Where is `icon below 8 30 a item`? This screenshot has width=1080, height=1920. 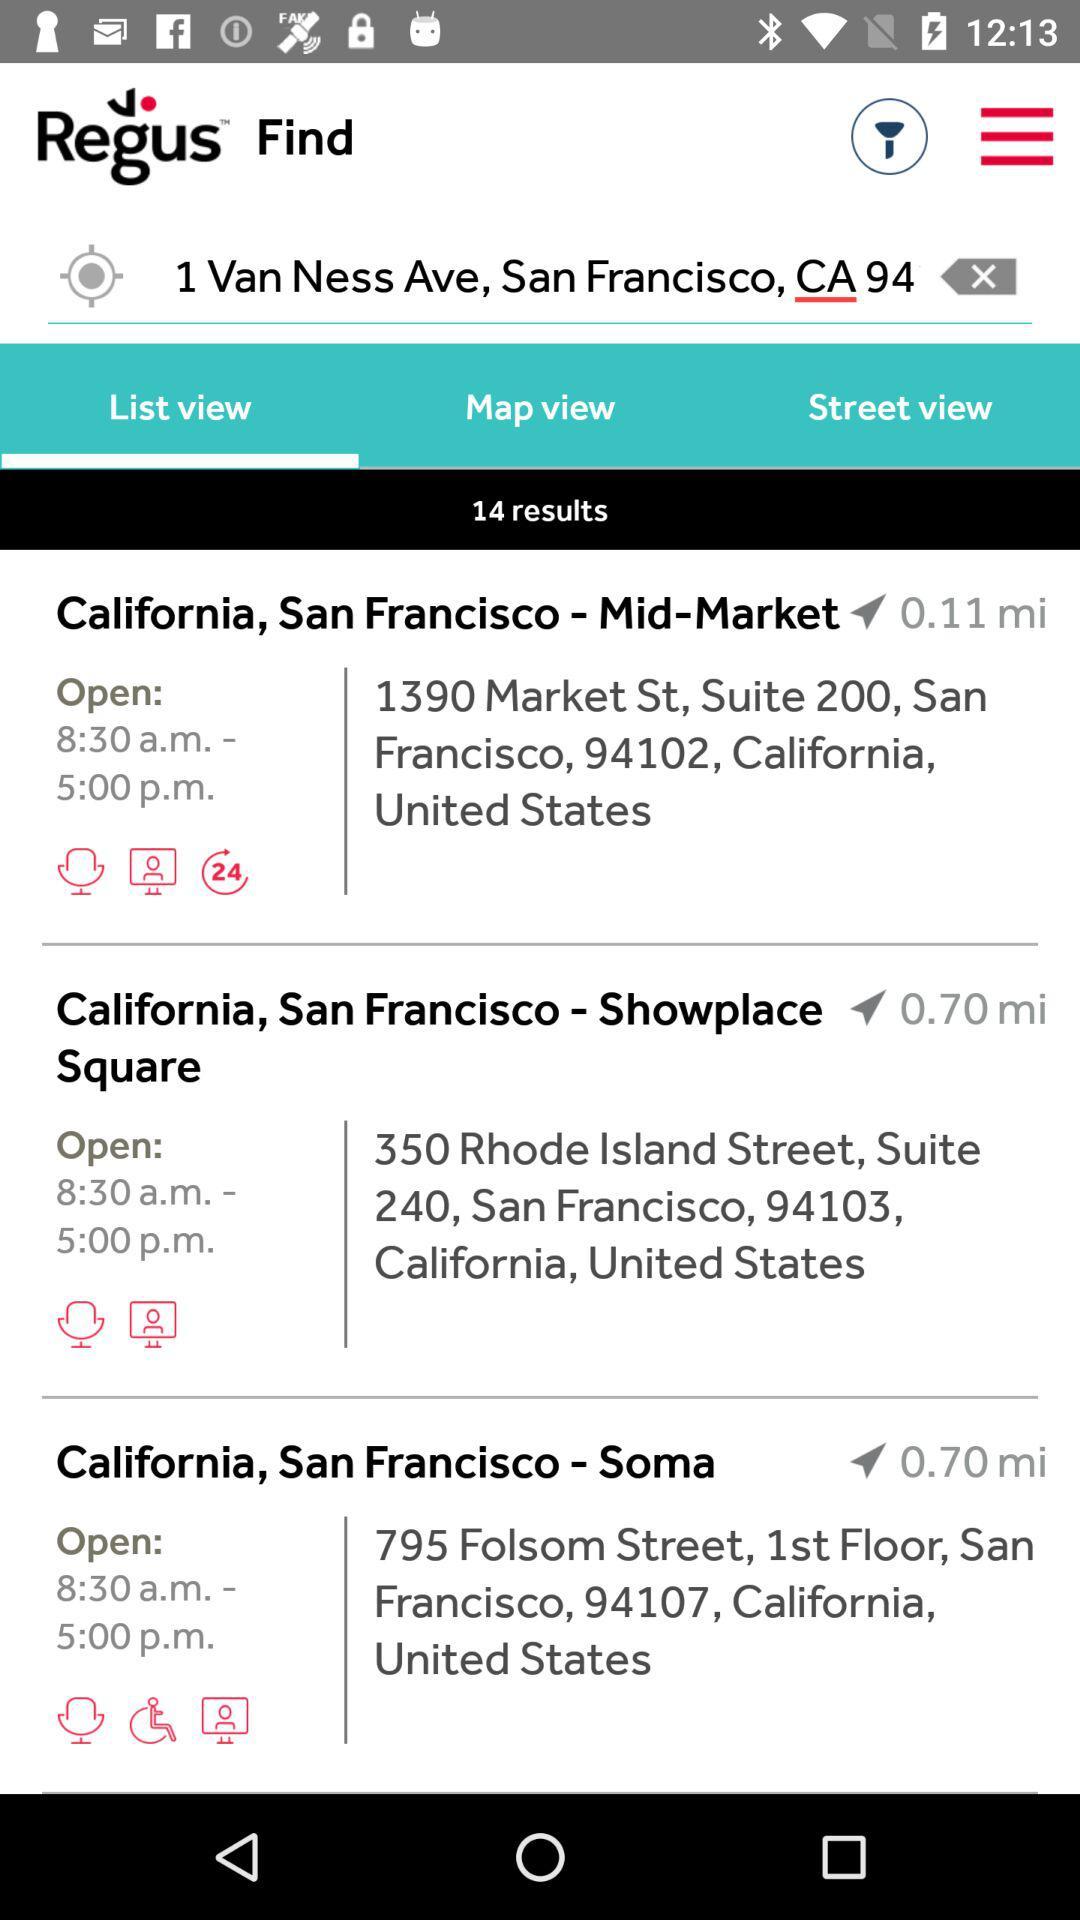
icon below 8 30 a item is located at coordinates (152, 871).